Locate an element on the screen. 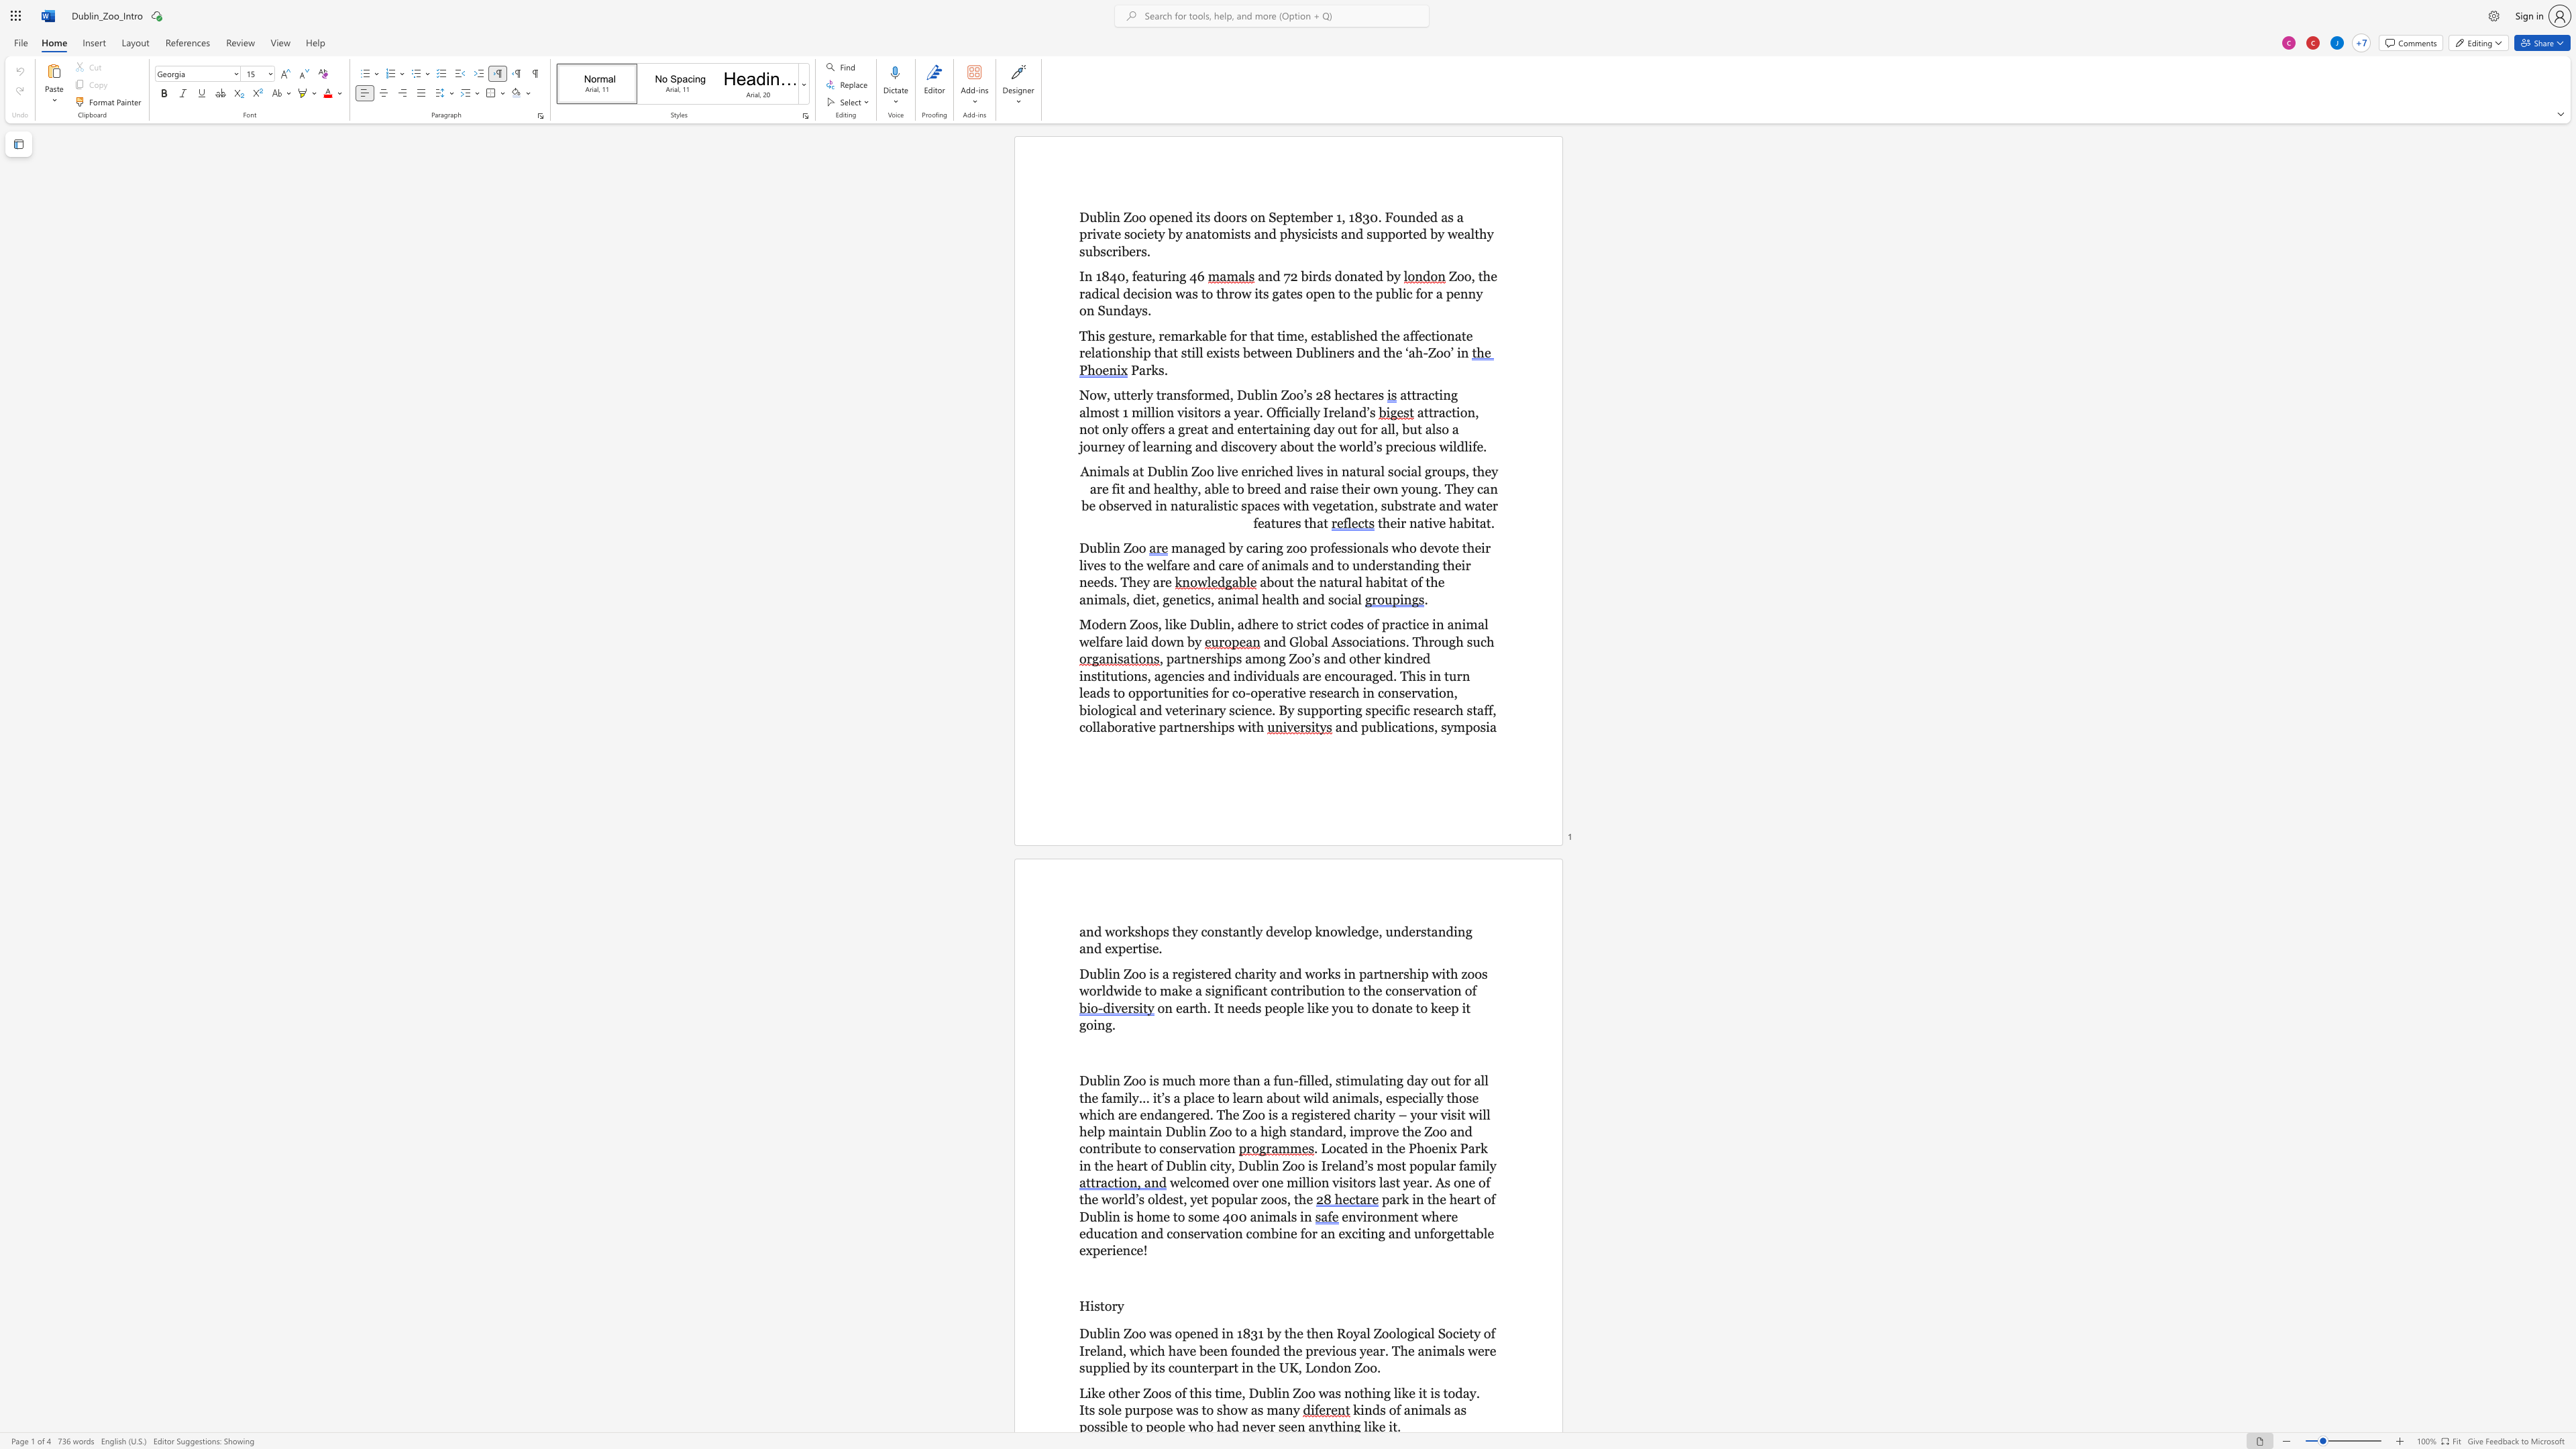 The image size is (2576, 1449). the space between the continuous character "s" and "t" in the text is located at coordinates (1227, 932).